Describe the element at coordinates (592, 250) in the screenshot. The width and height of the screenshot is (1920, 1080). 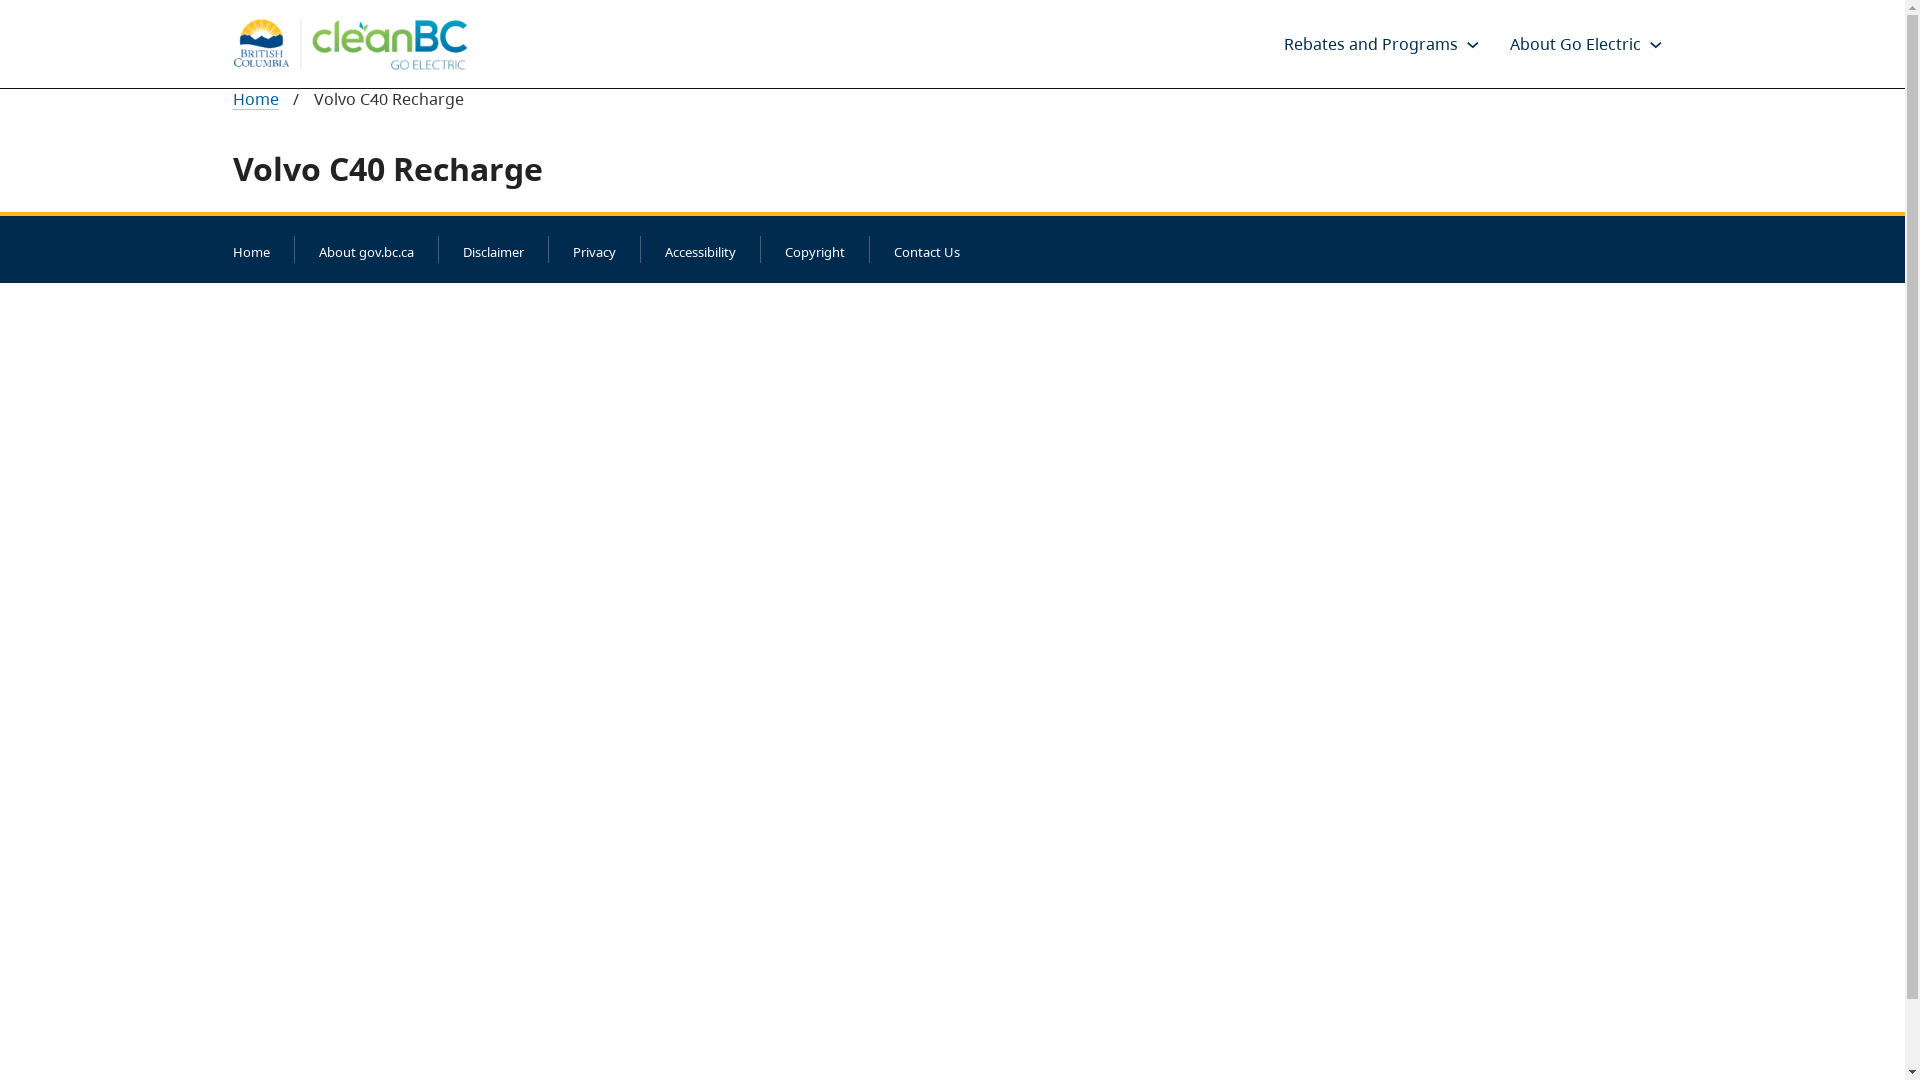
I see `'Privacy'` at that location.